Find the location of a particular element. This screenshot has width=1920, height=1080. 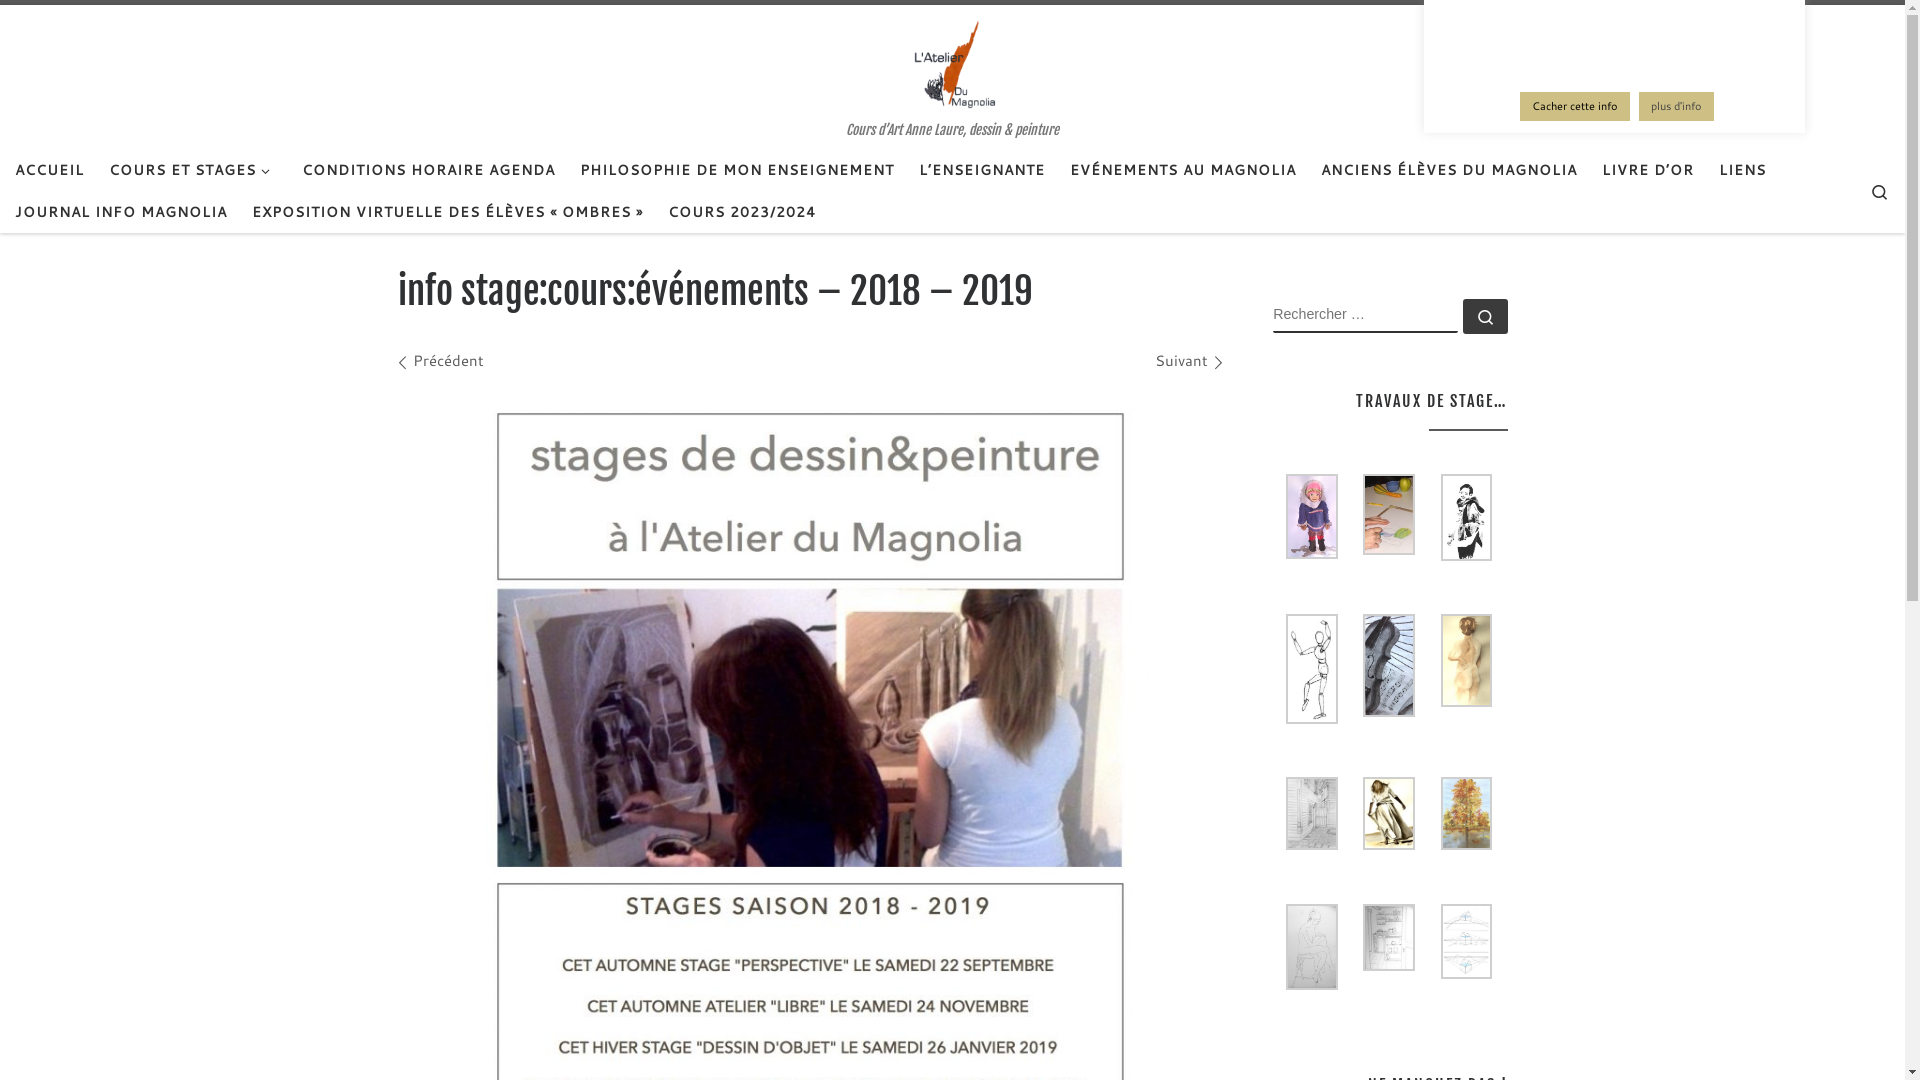

'Passer au contenu' is located at coordinates (4, 29).